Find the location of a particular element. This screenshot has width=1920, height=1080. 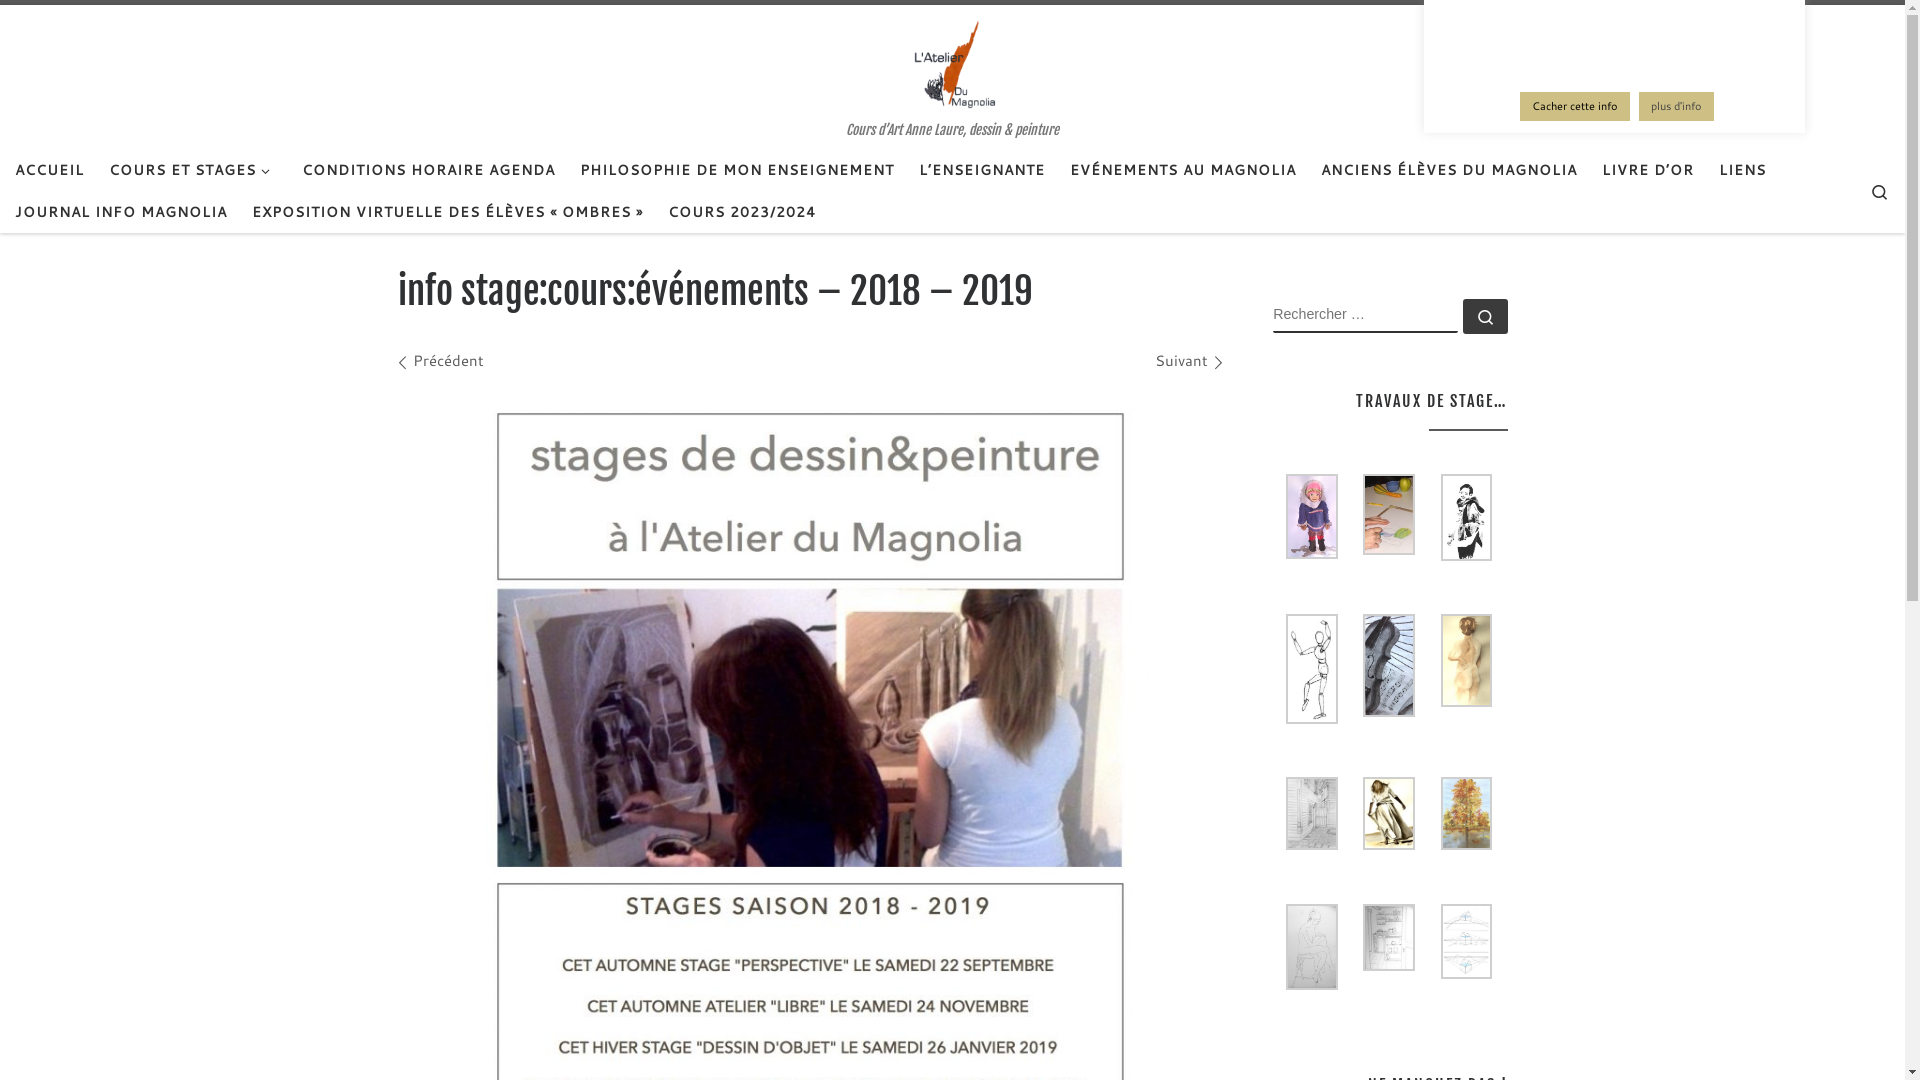

'Passer au contenu' is located at coordinates (4, 29).